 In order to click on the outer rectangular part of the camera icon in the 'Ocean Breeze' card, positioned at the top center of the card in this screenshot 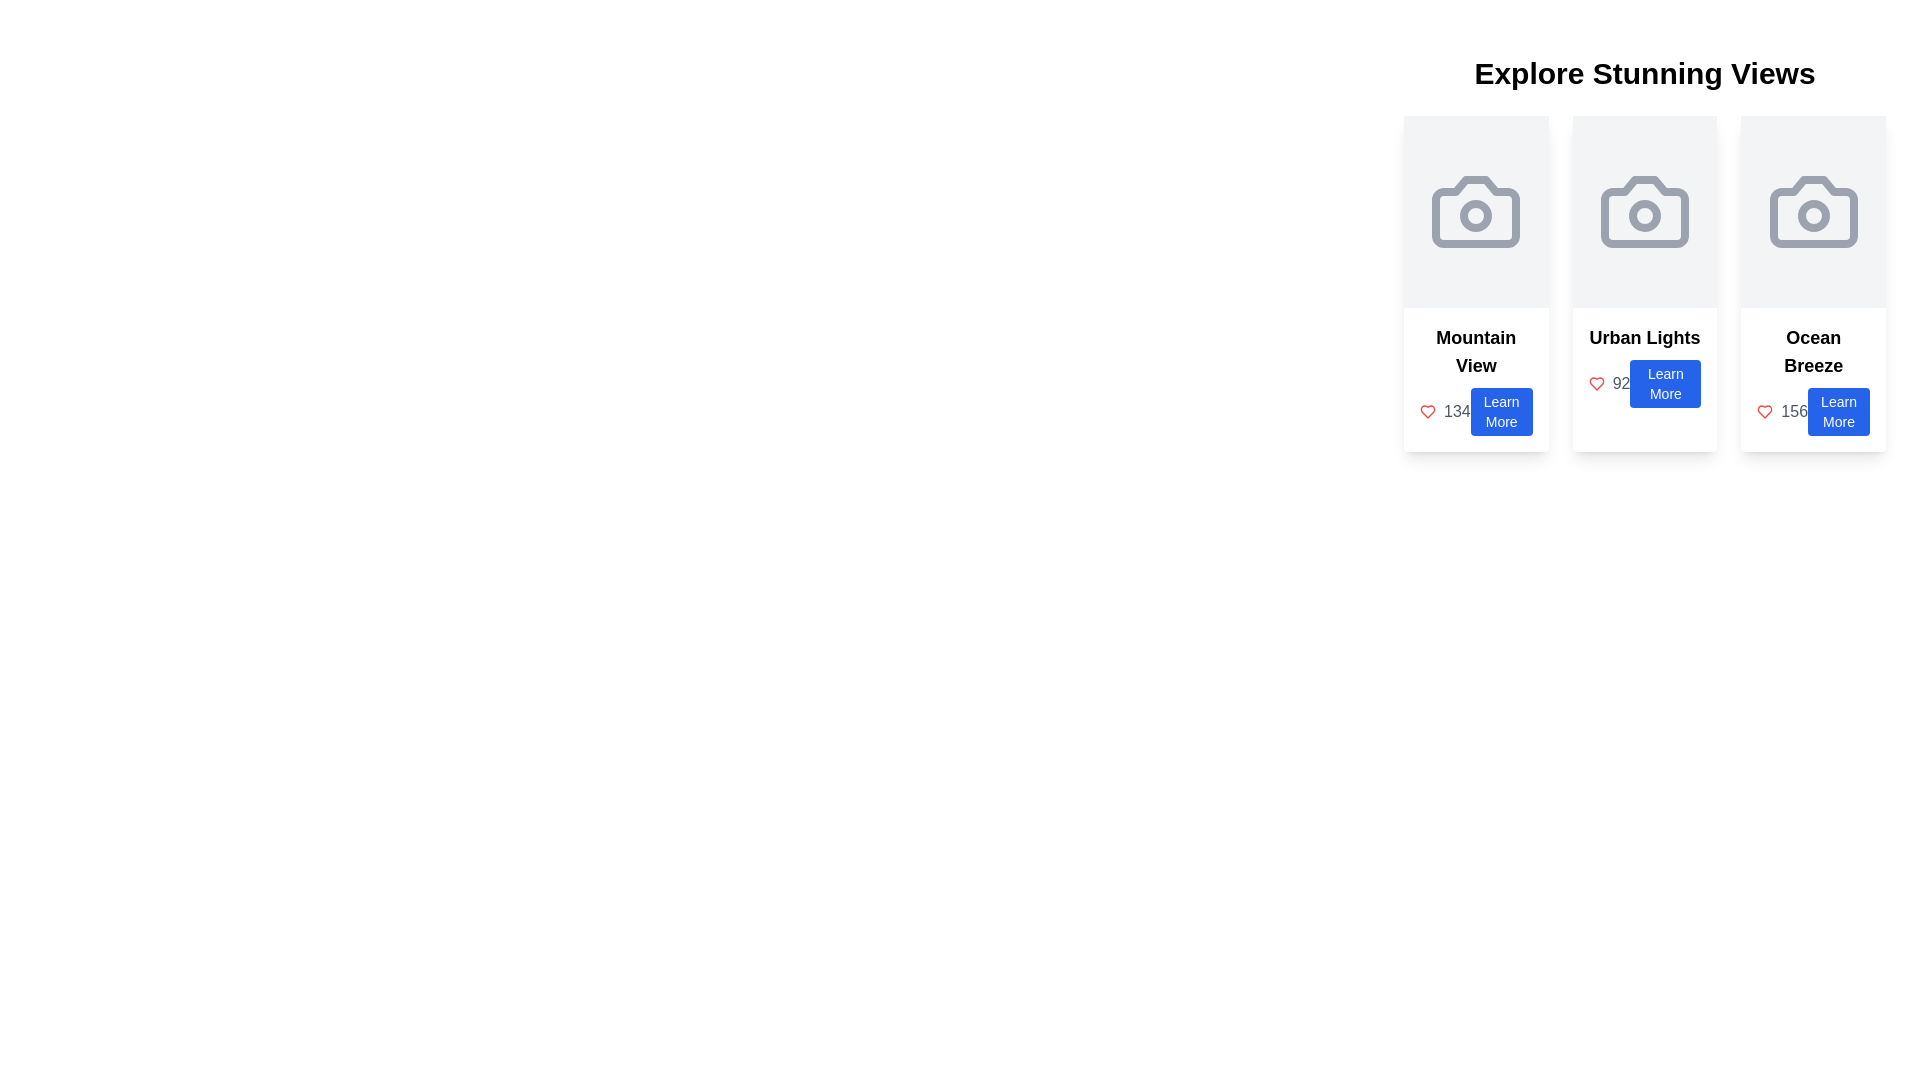, I will do `click(1813, 212)`.